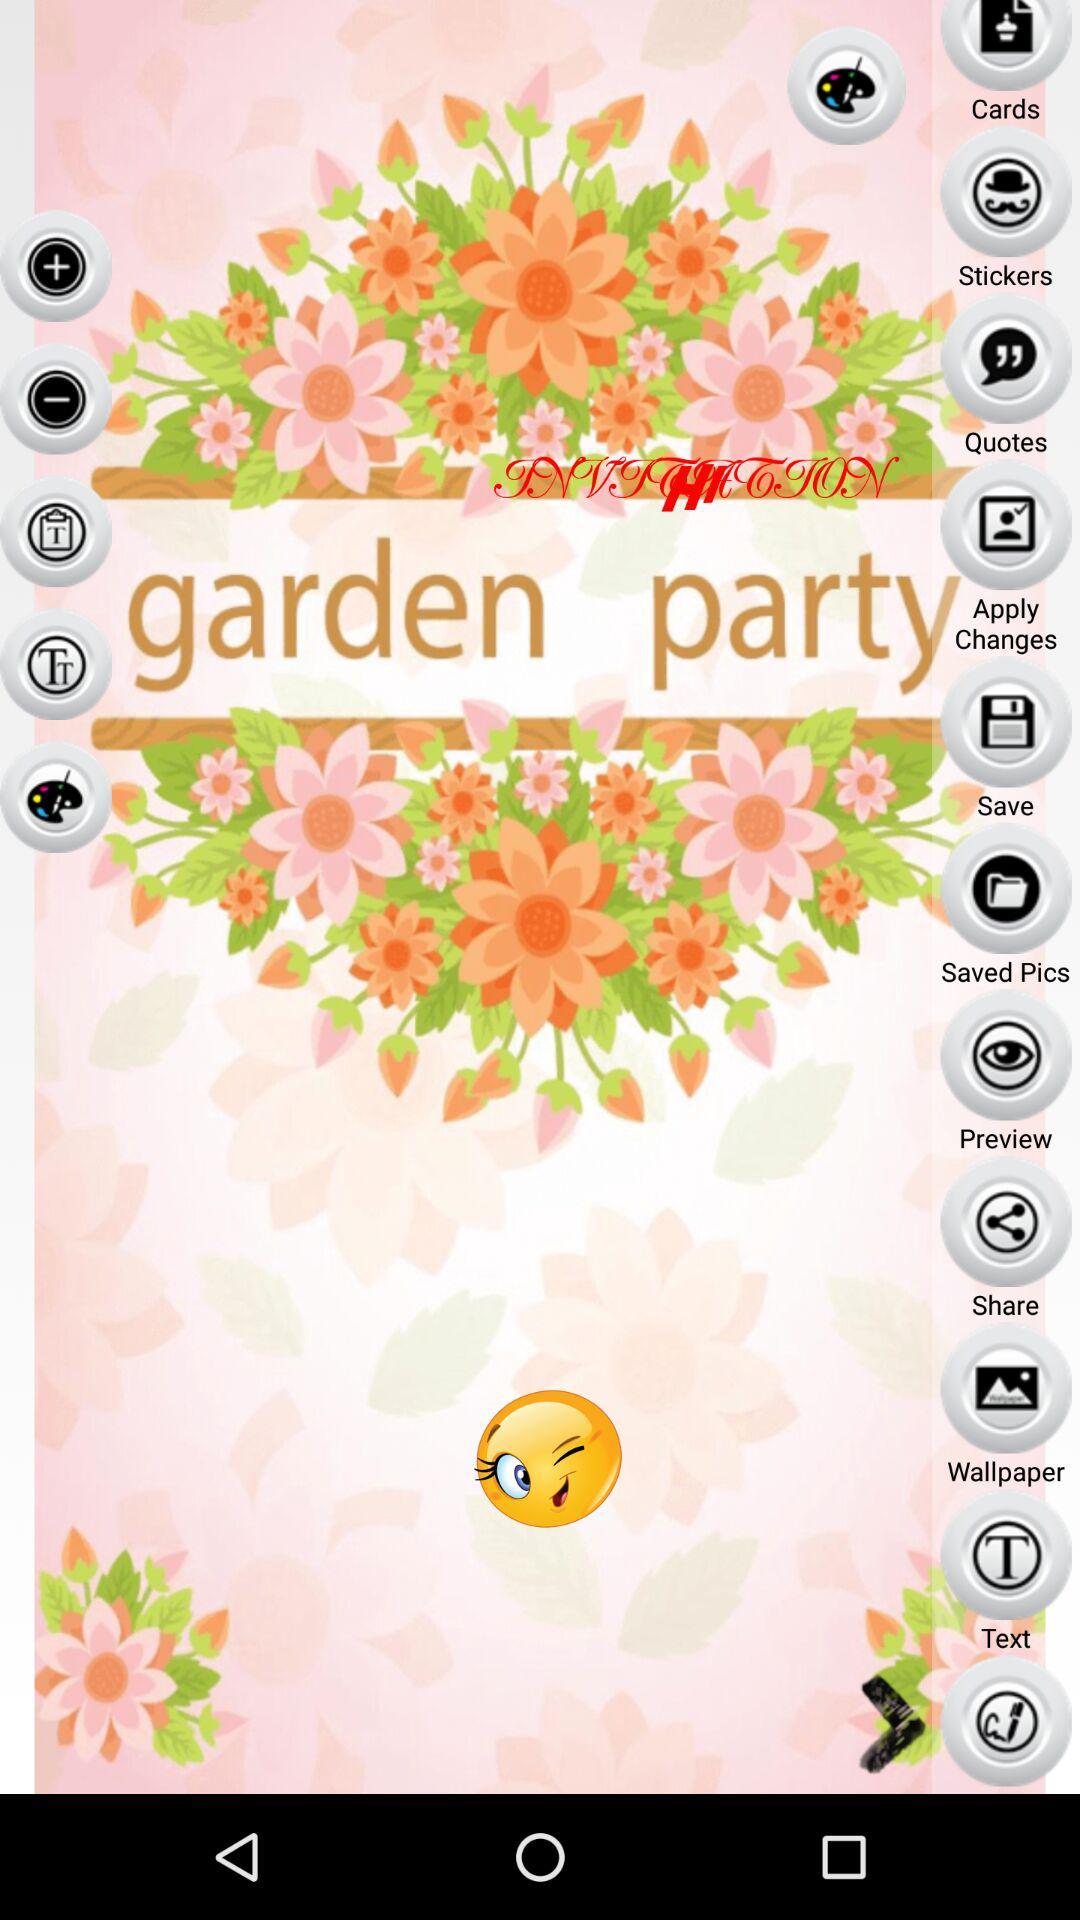 Image resolution: width=1080 pixels, height=1920 pixels. What do you see at coordinates (889, 1722) in the screenshot?
I see `the right scroll button` at bounding box center [889, 1722].